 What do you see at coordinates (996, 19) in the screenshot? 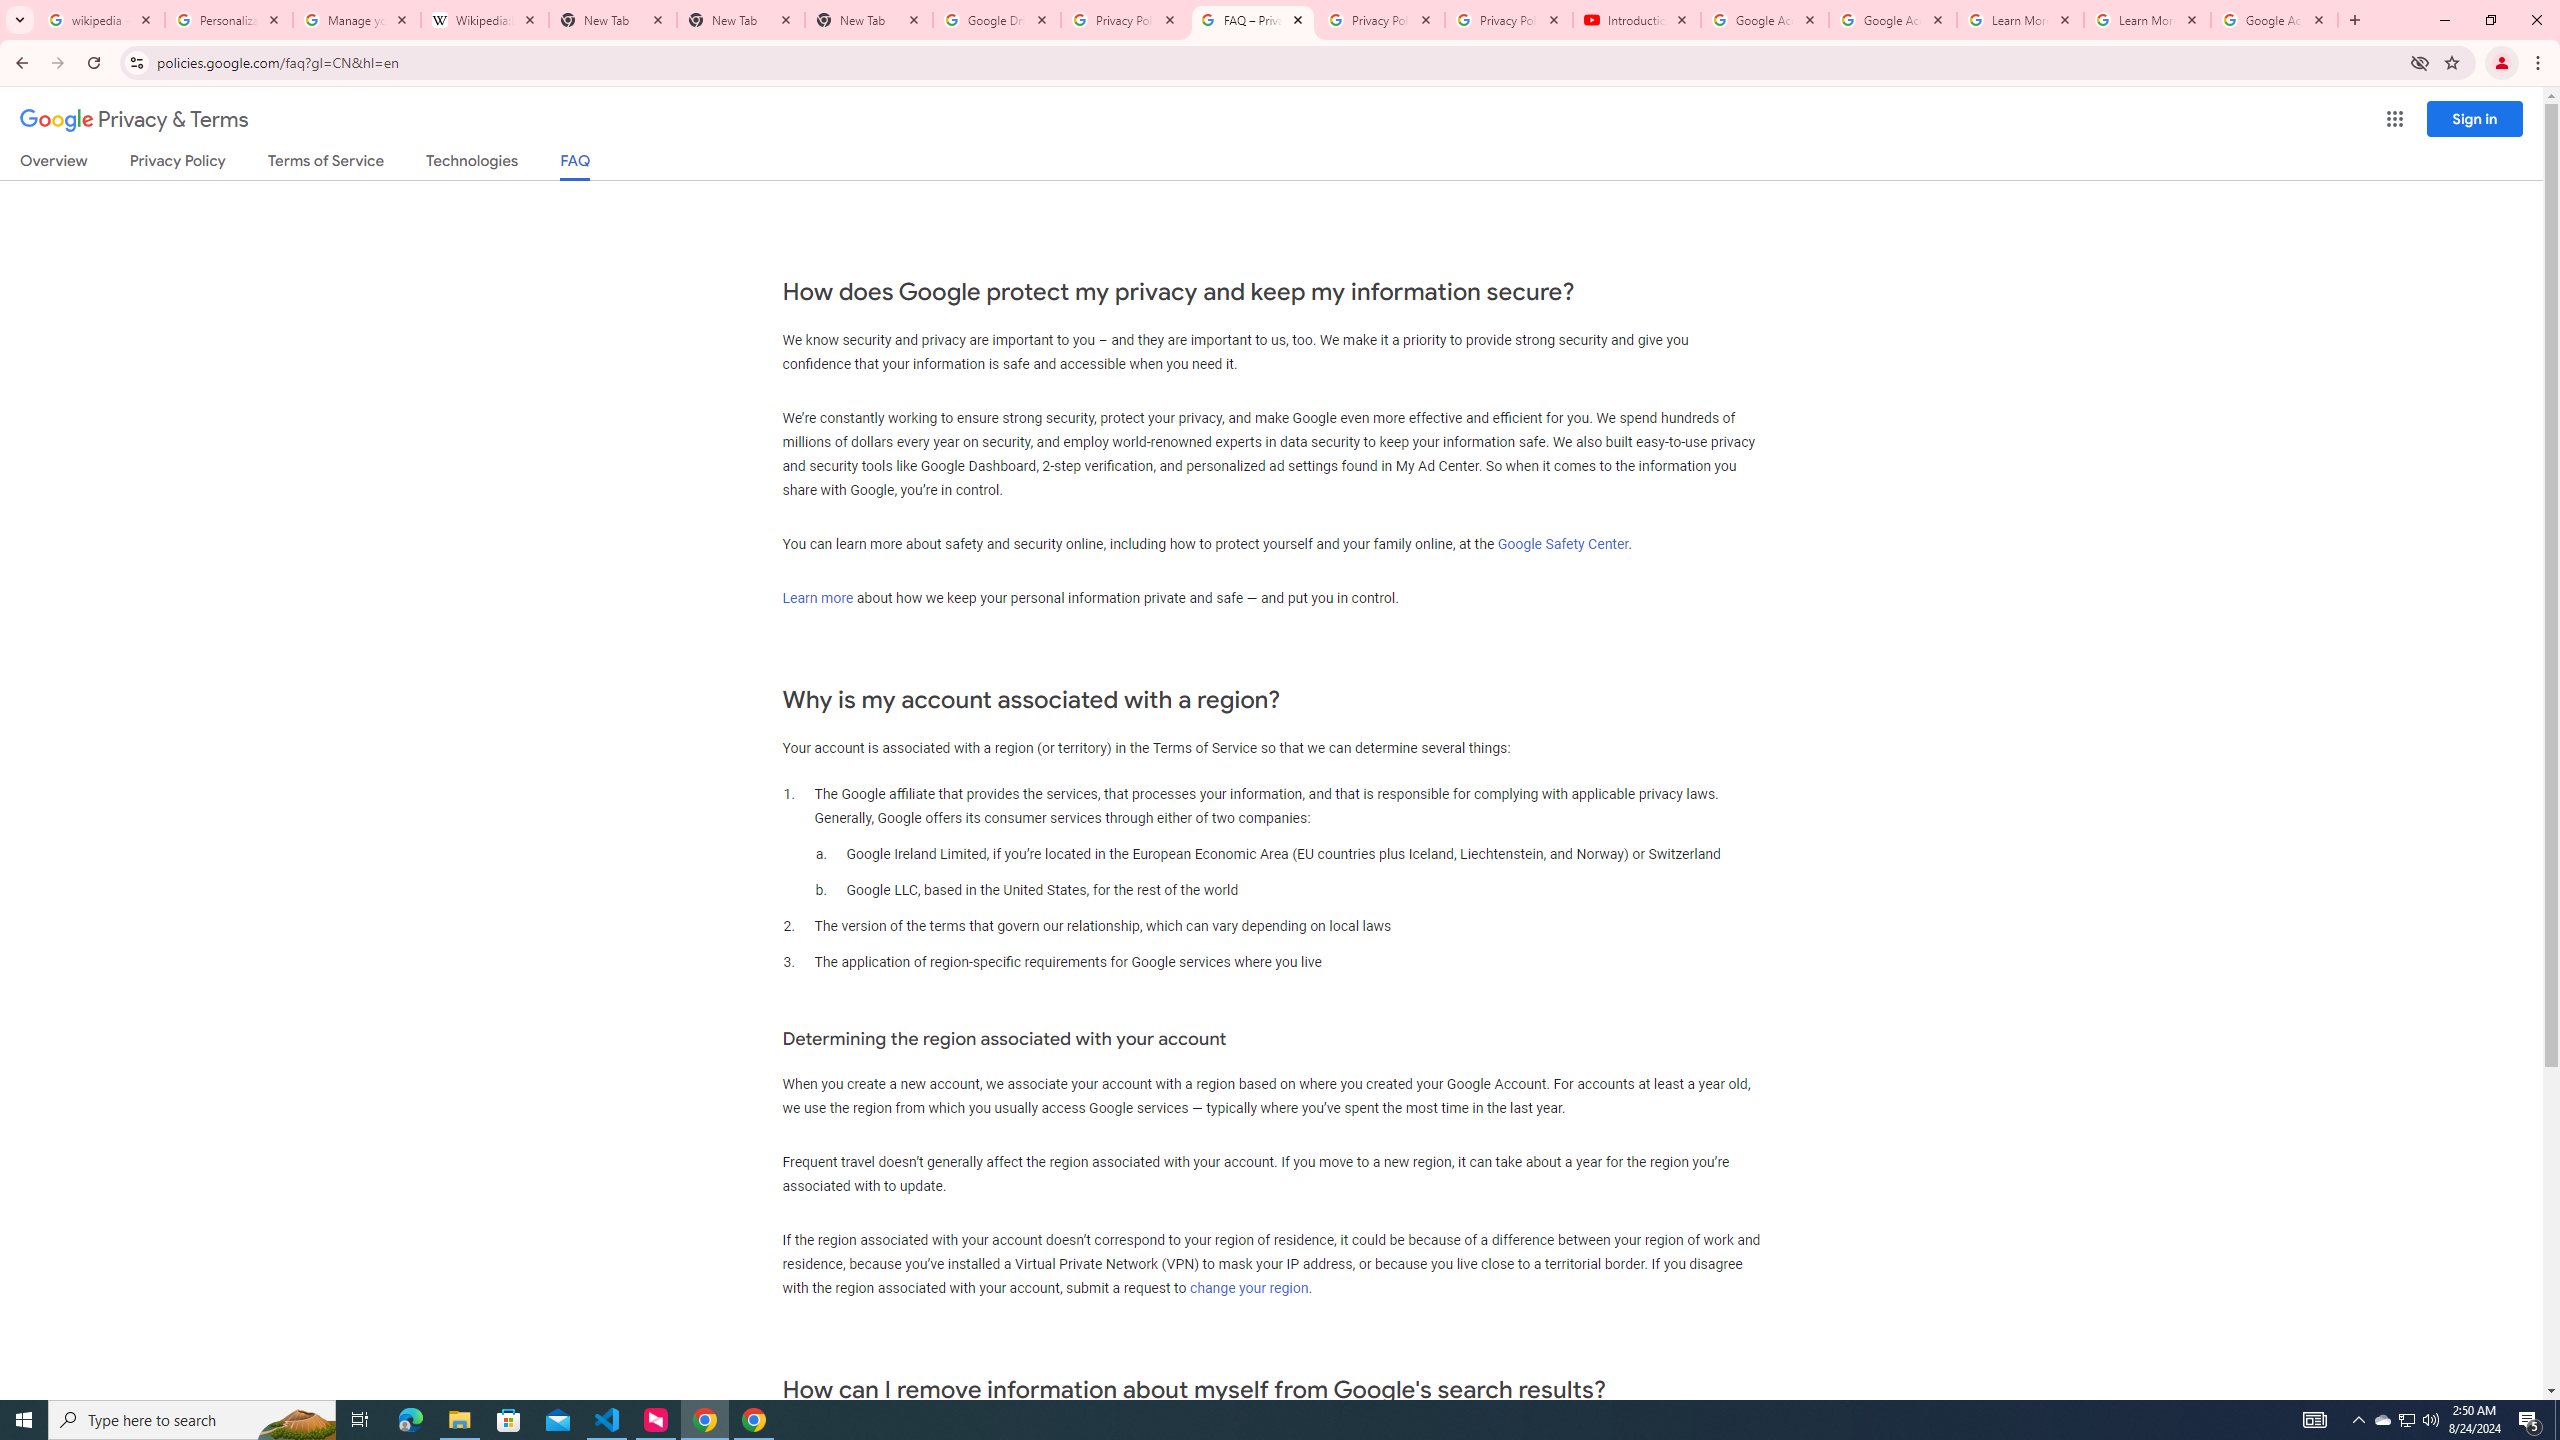
I see `'Google Drive: Sign-in'` at bounding box center [996, 19].